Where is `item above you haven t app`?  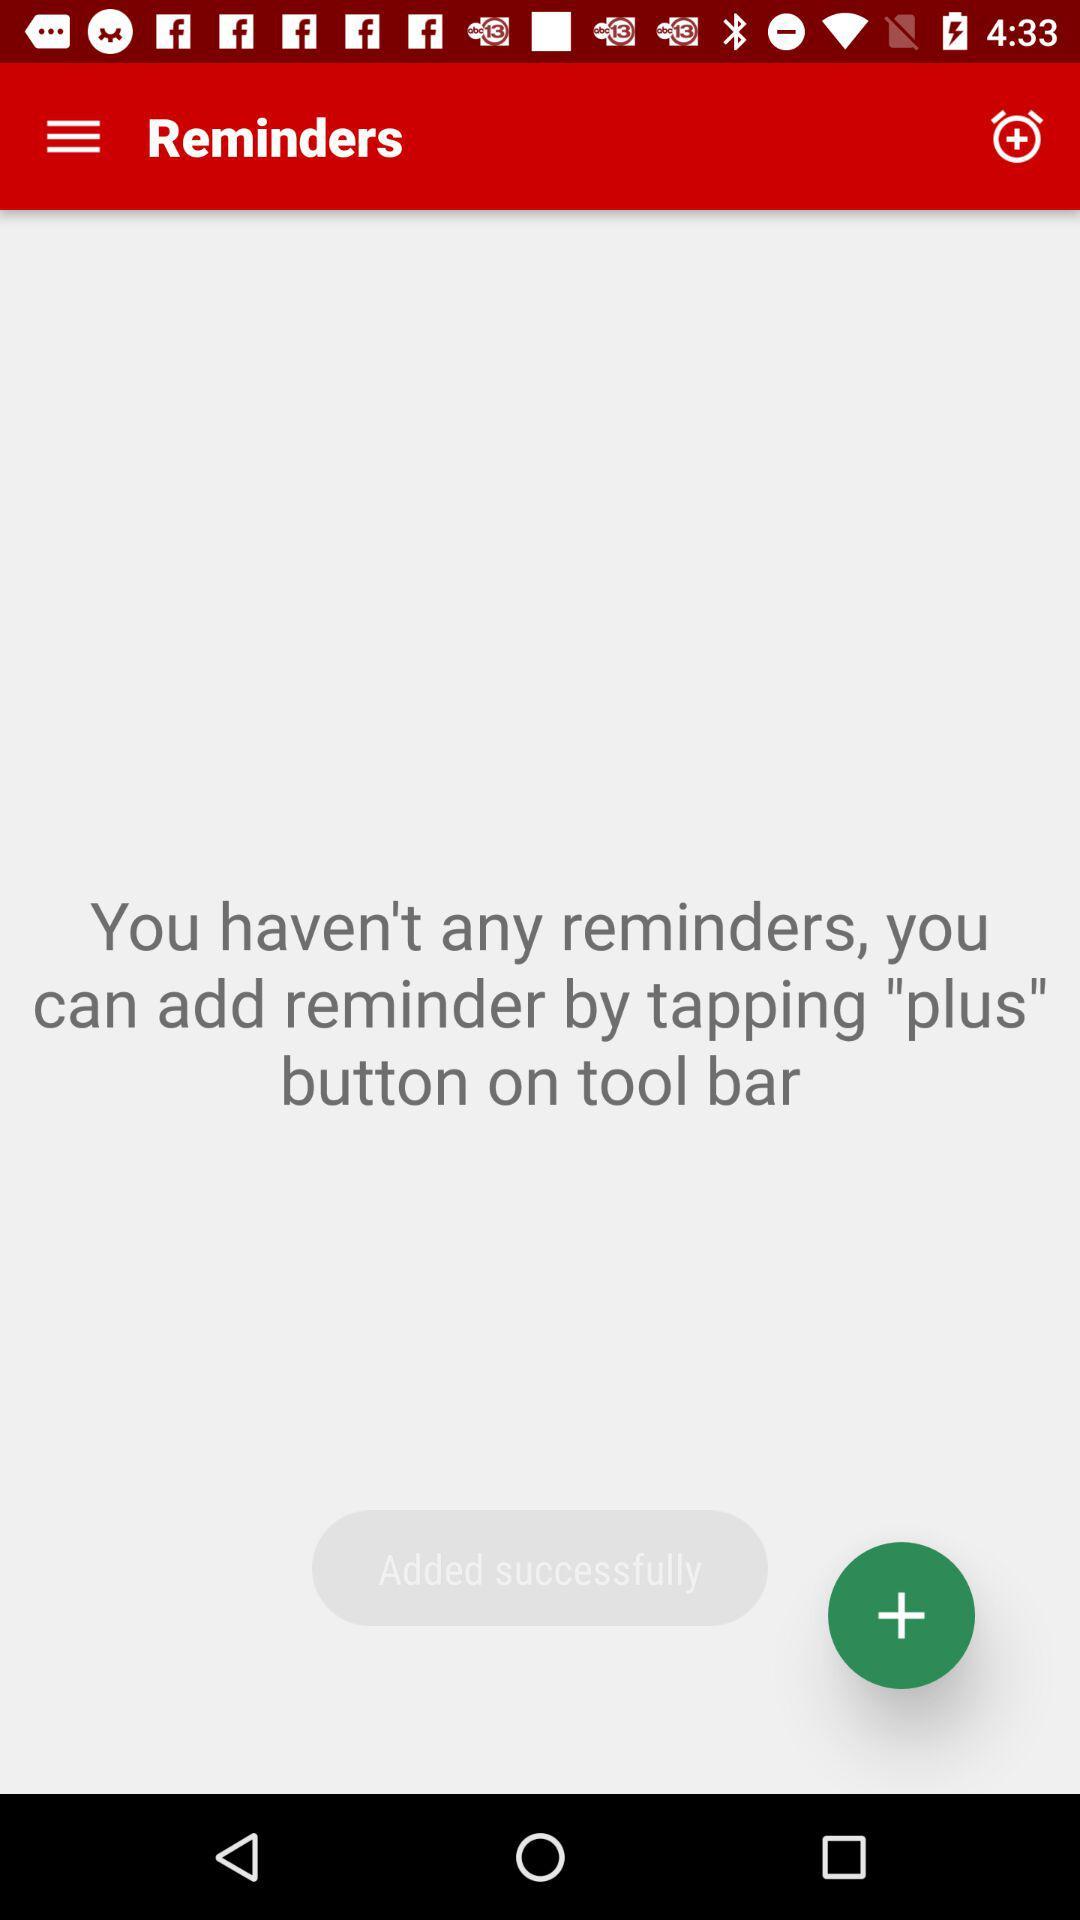 item above you haven t app is located at coordinates (72, 135).